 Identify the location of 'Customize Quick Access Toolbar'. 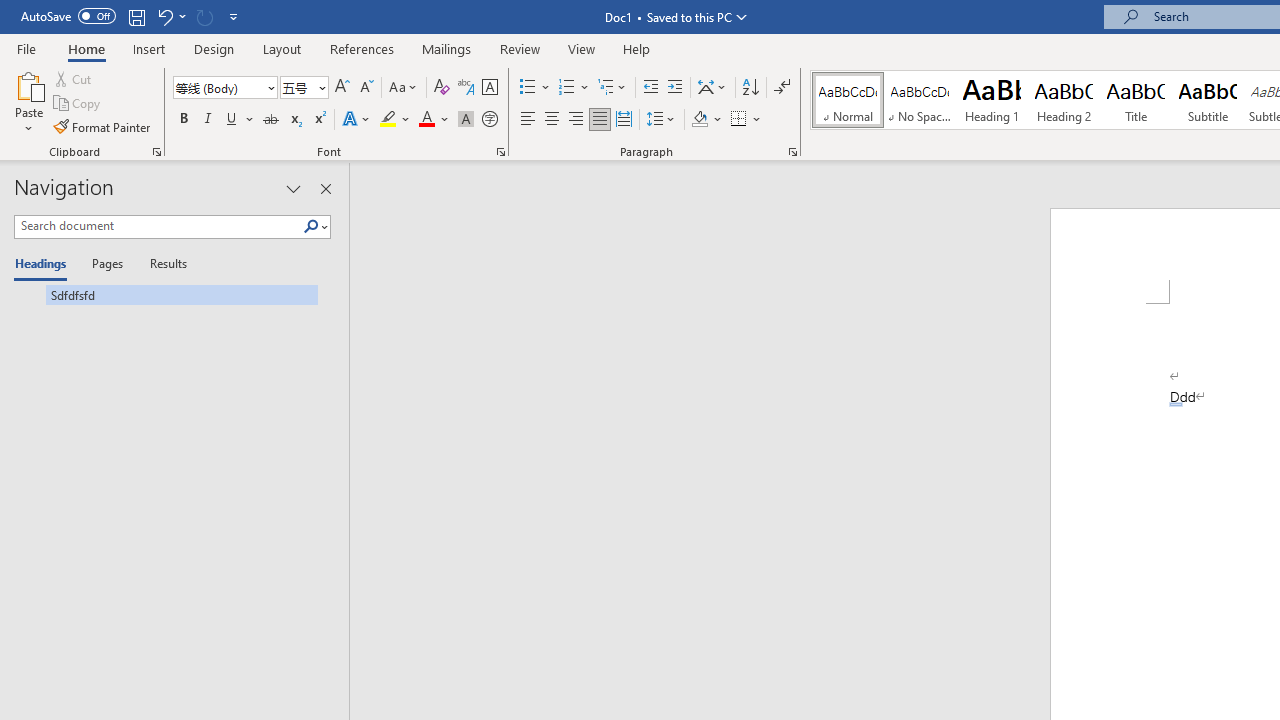
(234, 16).